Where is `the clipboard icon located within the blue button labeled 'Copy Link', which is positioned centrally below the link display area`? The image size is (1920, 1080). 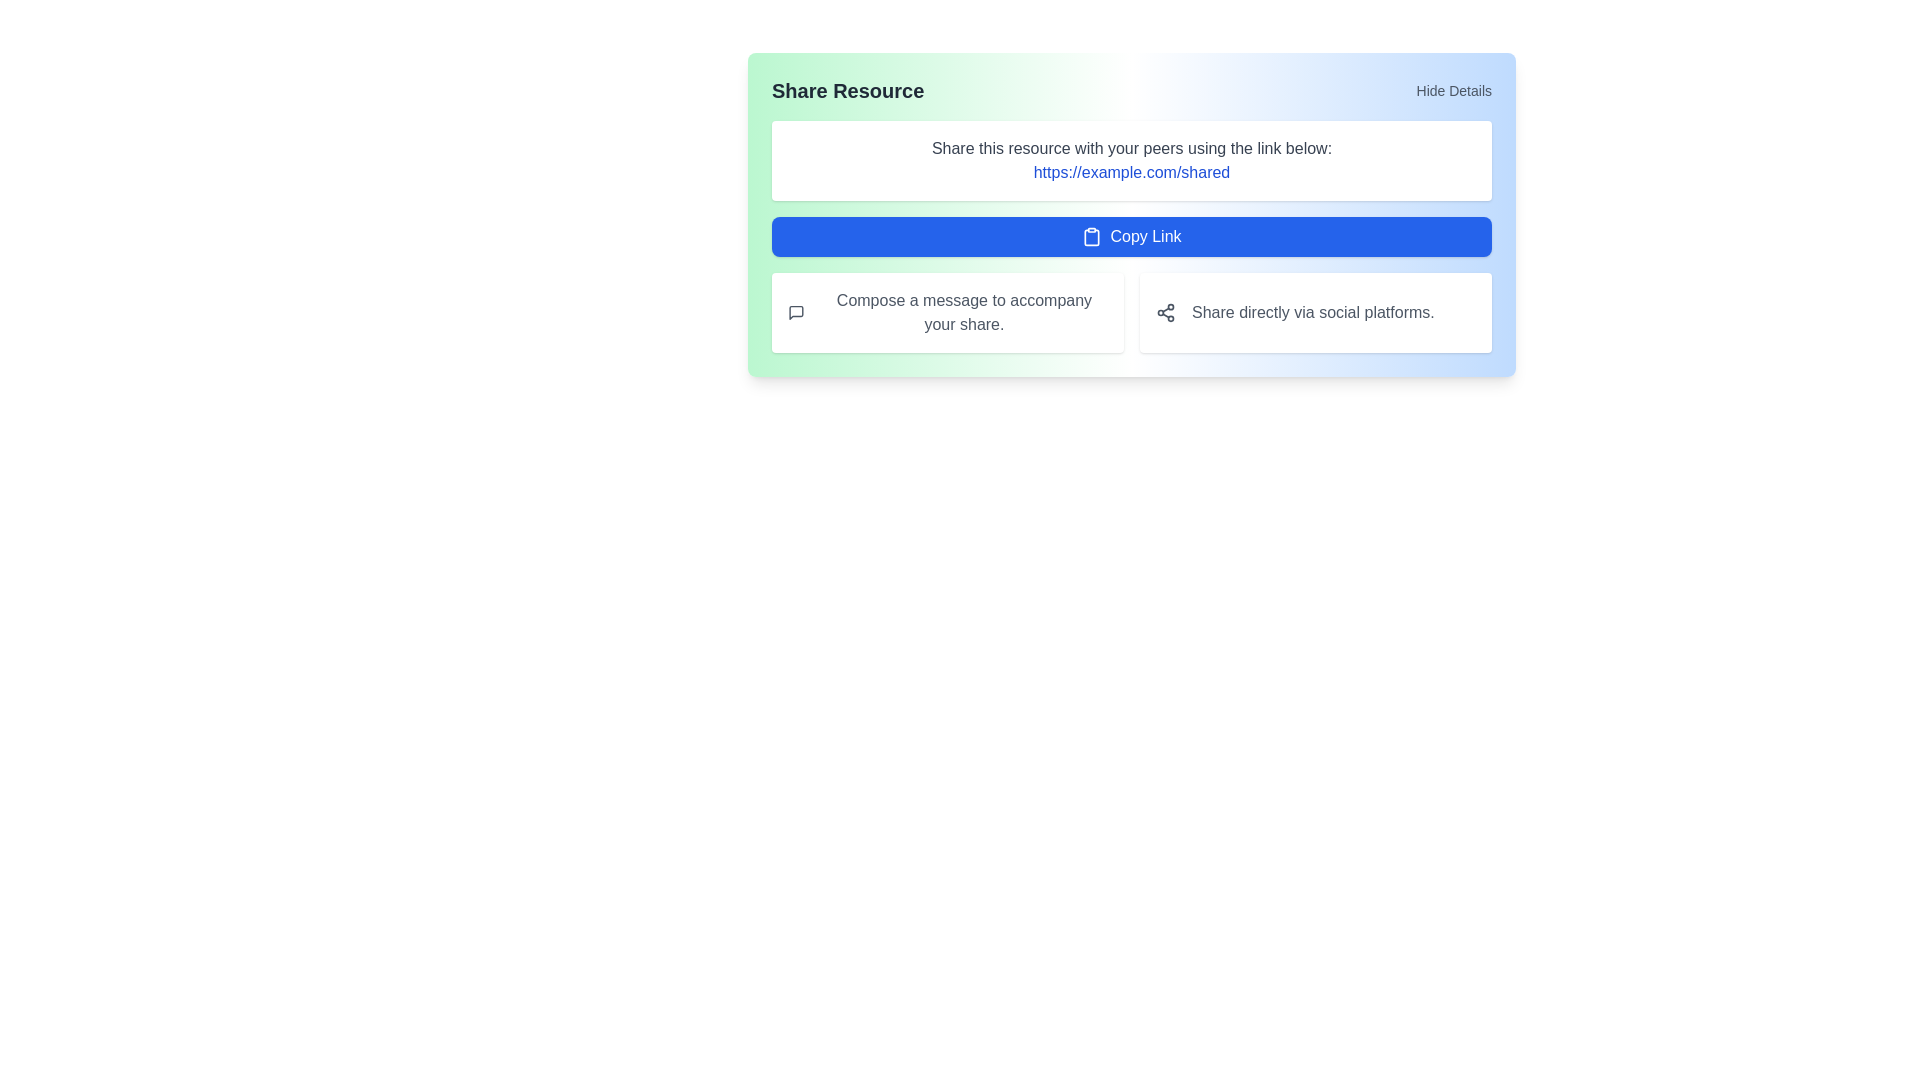 the clipboard icon located within the blue button labeled 'Copy Link', which is positioned centrally below the link display area is located at coordinates (1091, 235).